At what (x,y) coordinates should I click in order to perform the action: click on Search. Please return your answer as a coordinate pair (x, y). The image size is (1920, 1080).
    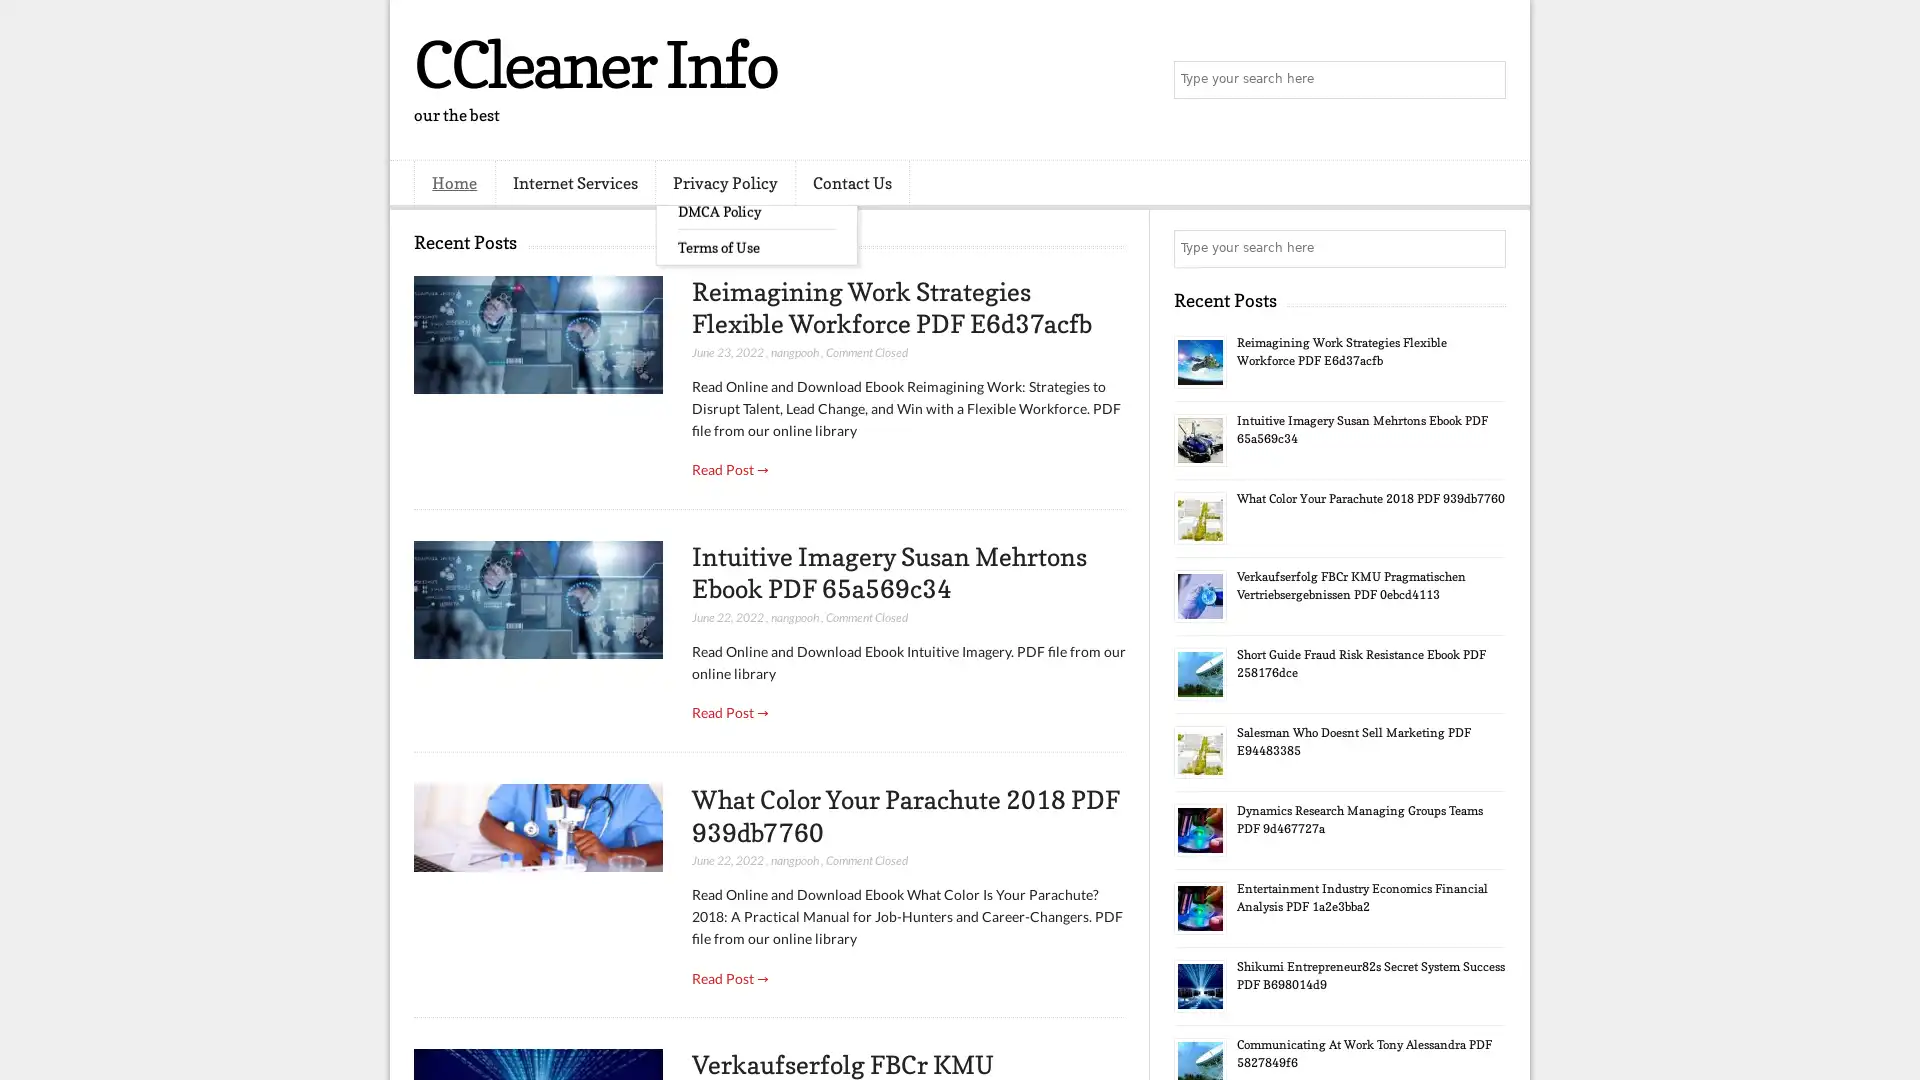
    Looking at the image, I should click on (1485, 80).